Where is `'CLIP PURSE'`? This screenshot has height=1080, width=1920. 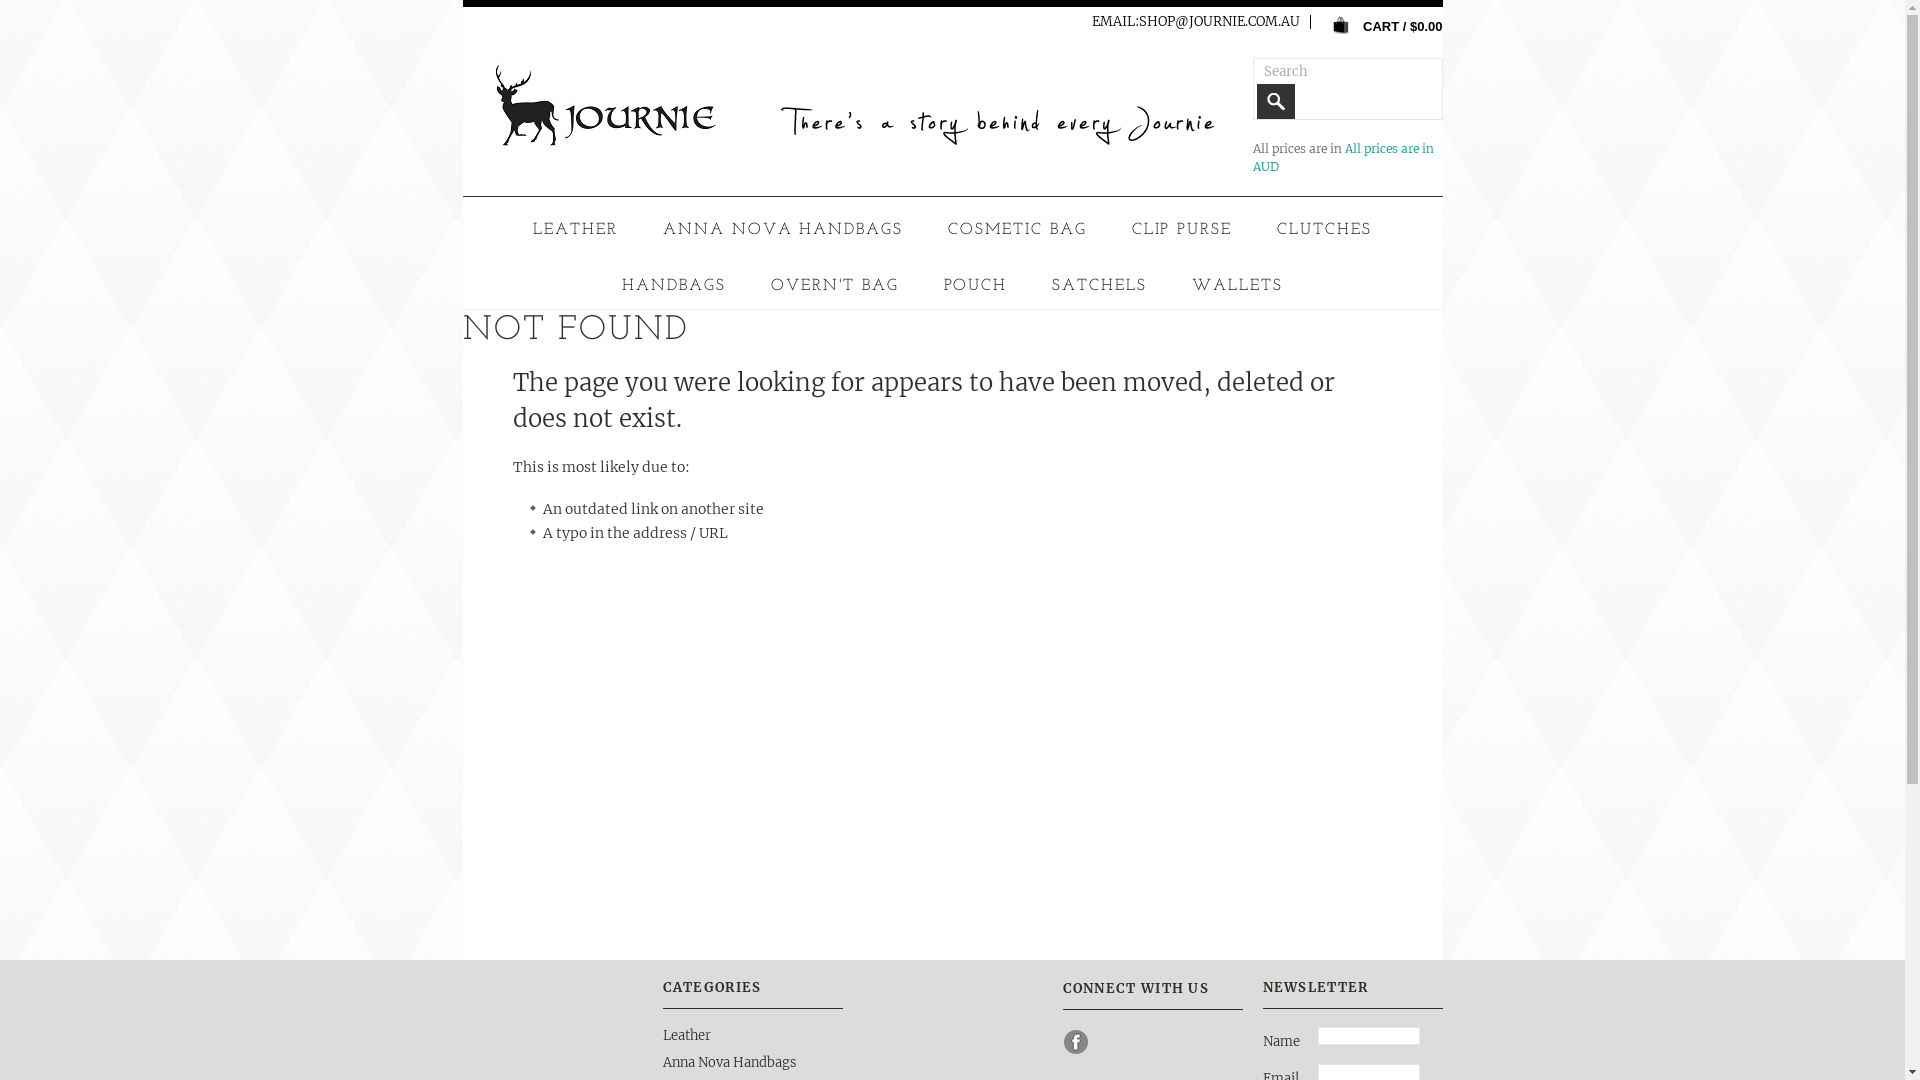
'CLIP PURSE' is located at coordinates (1182, 229).